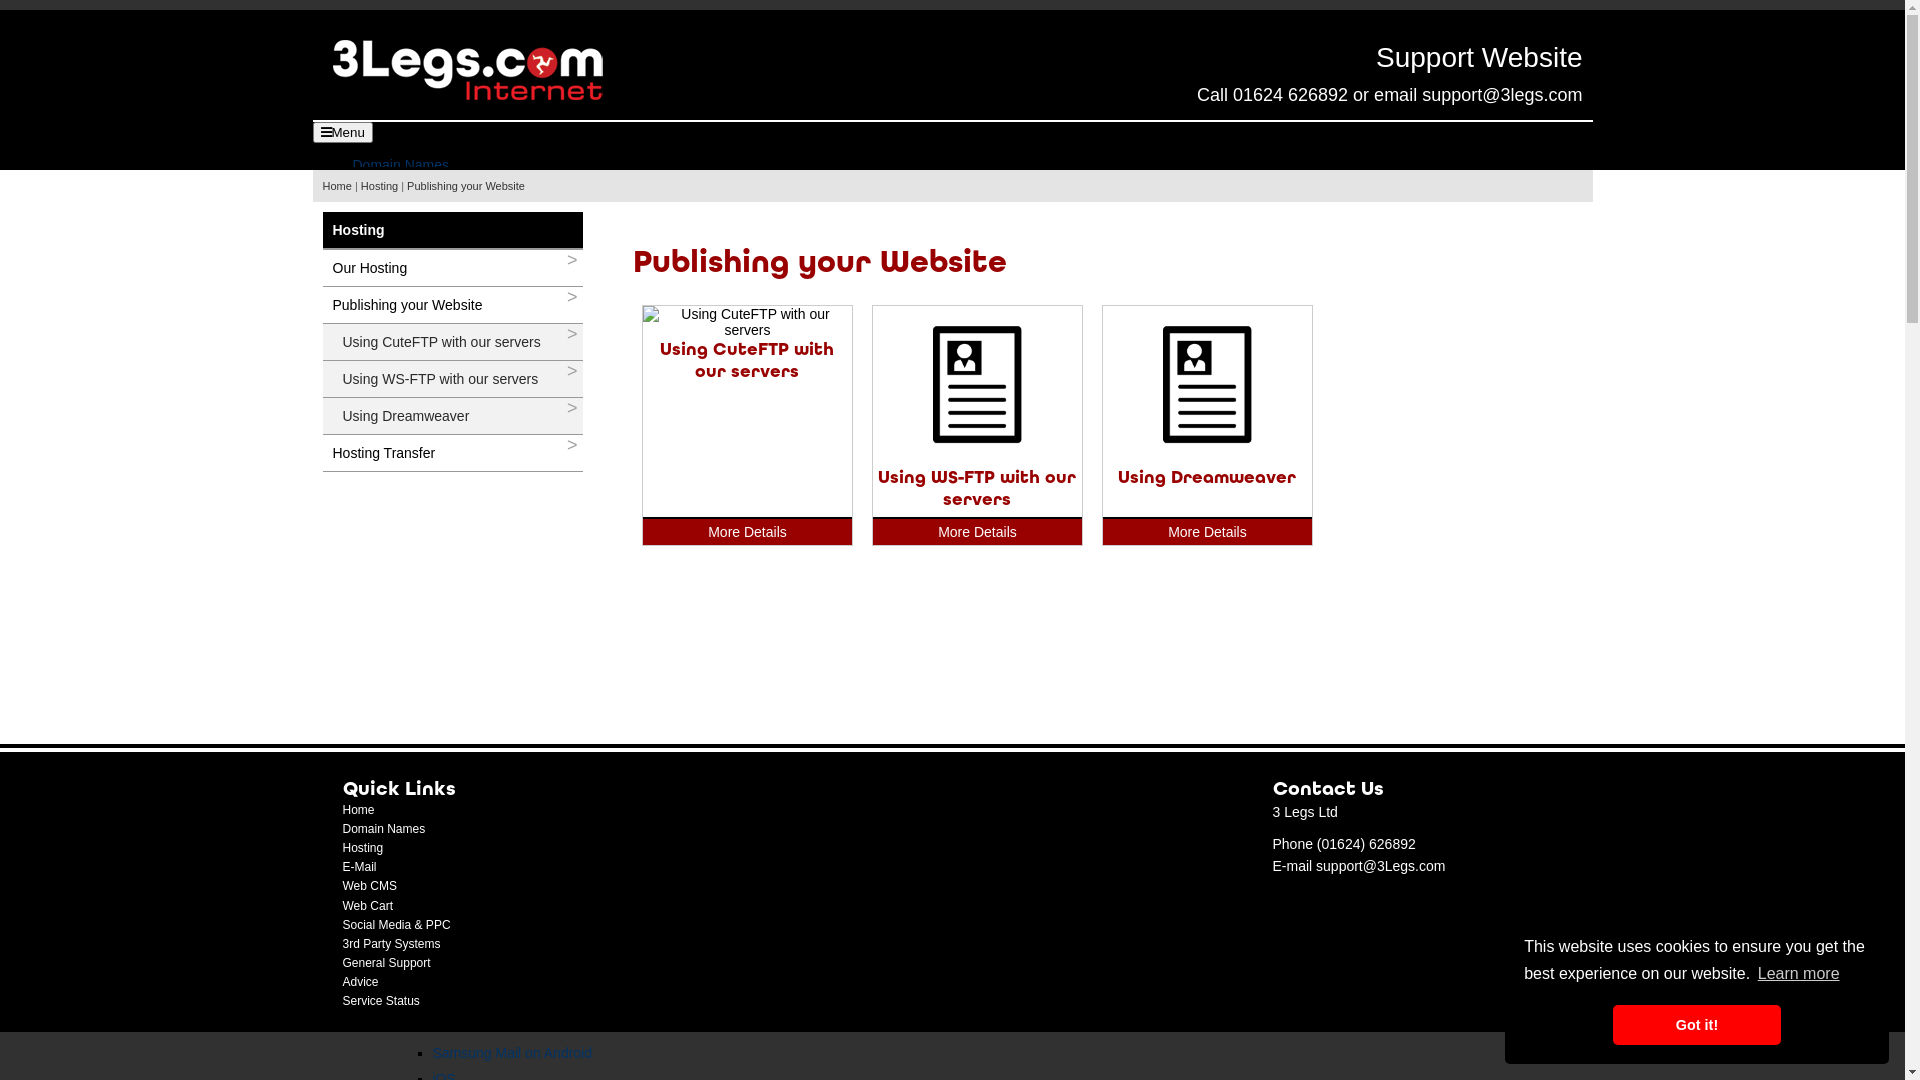 This screenshot has width=1920, height=1080. What do you see at coordinates (465, 68) in the screenshot?
I see `'Back to Homepage'` at bounding box center [465, 68].